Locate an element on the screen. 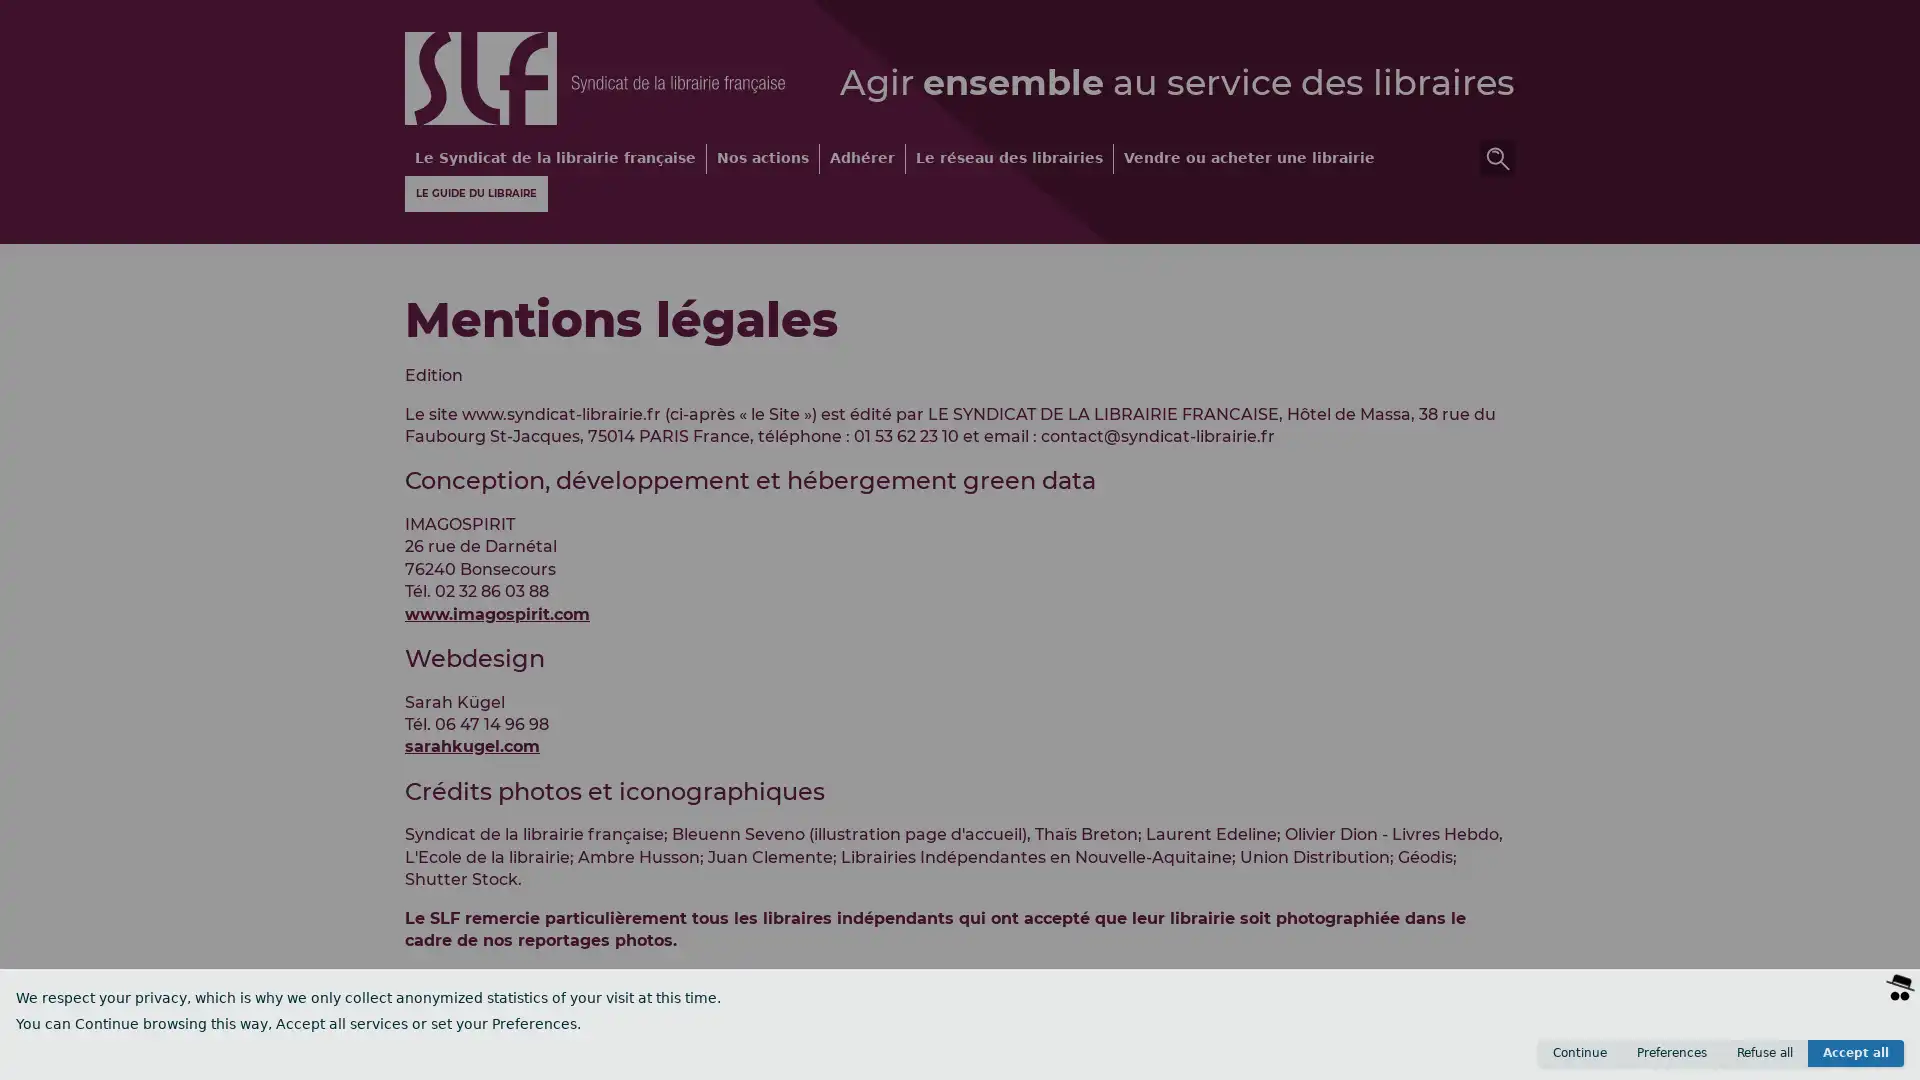 The width and height of the screenshot is (1920, 1080). Accept all is located at coordinates (1855, 1052).